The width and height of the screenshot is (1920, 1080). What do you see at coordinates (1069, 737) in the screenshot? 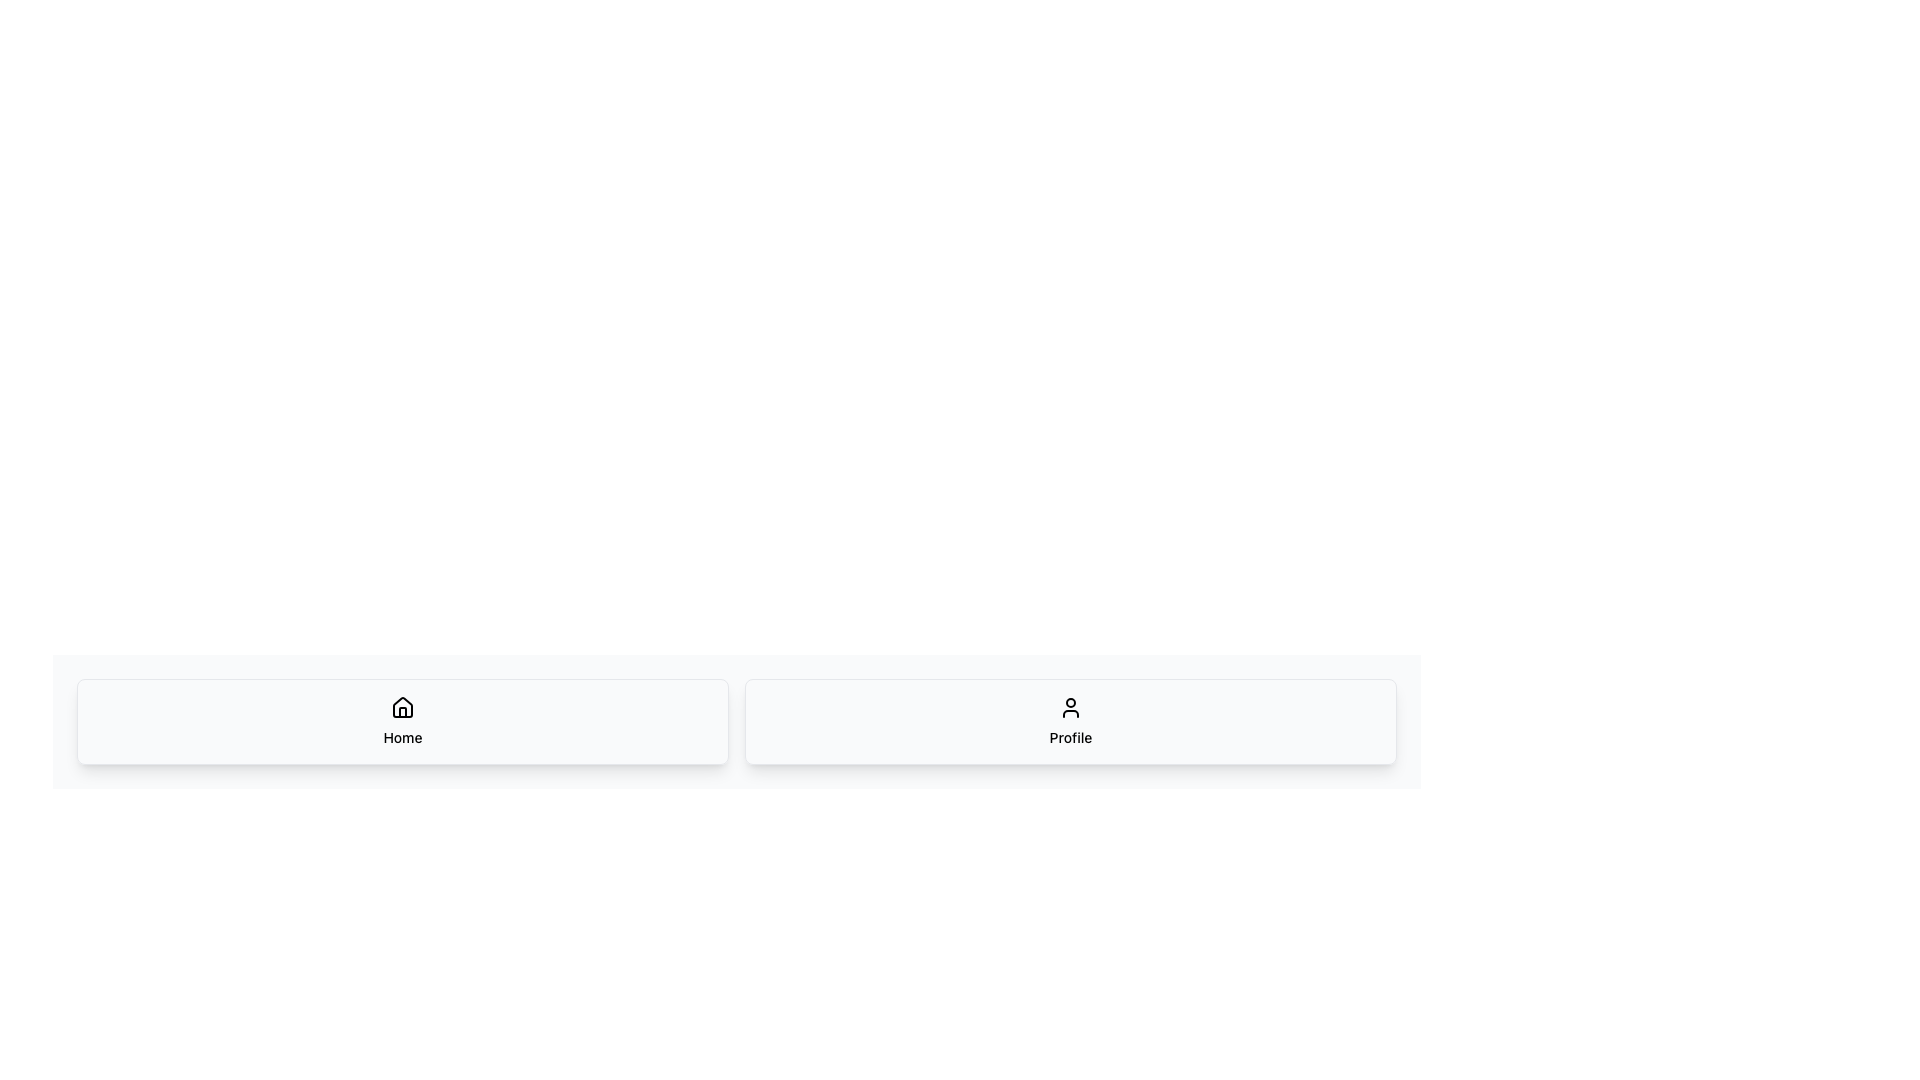
I see `text of the 'Profile' label, which is styled with a medium font weight and small font size, positioned below a user icon in the right-side navigation bar` at bounding box center [1069, 737].